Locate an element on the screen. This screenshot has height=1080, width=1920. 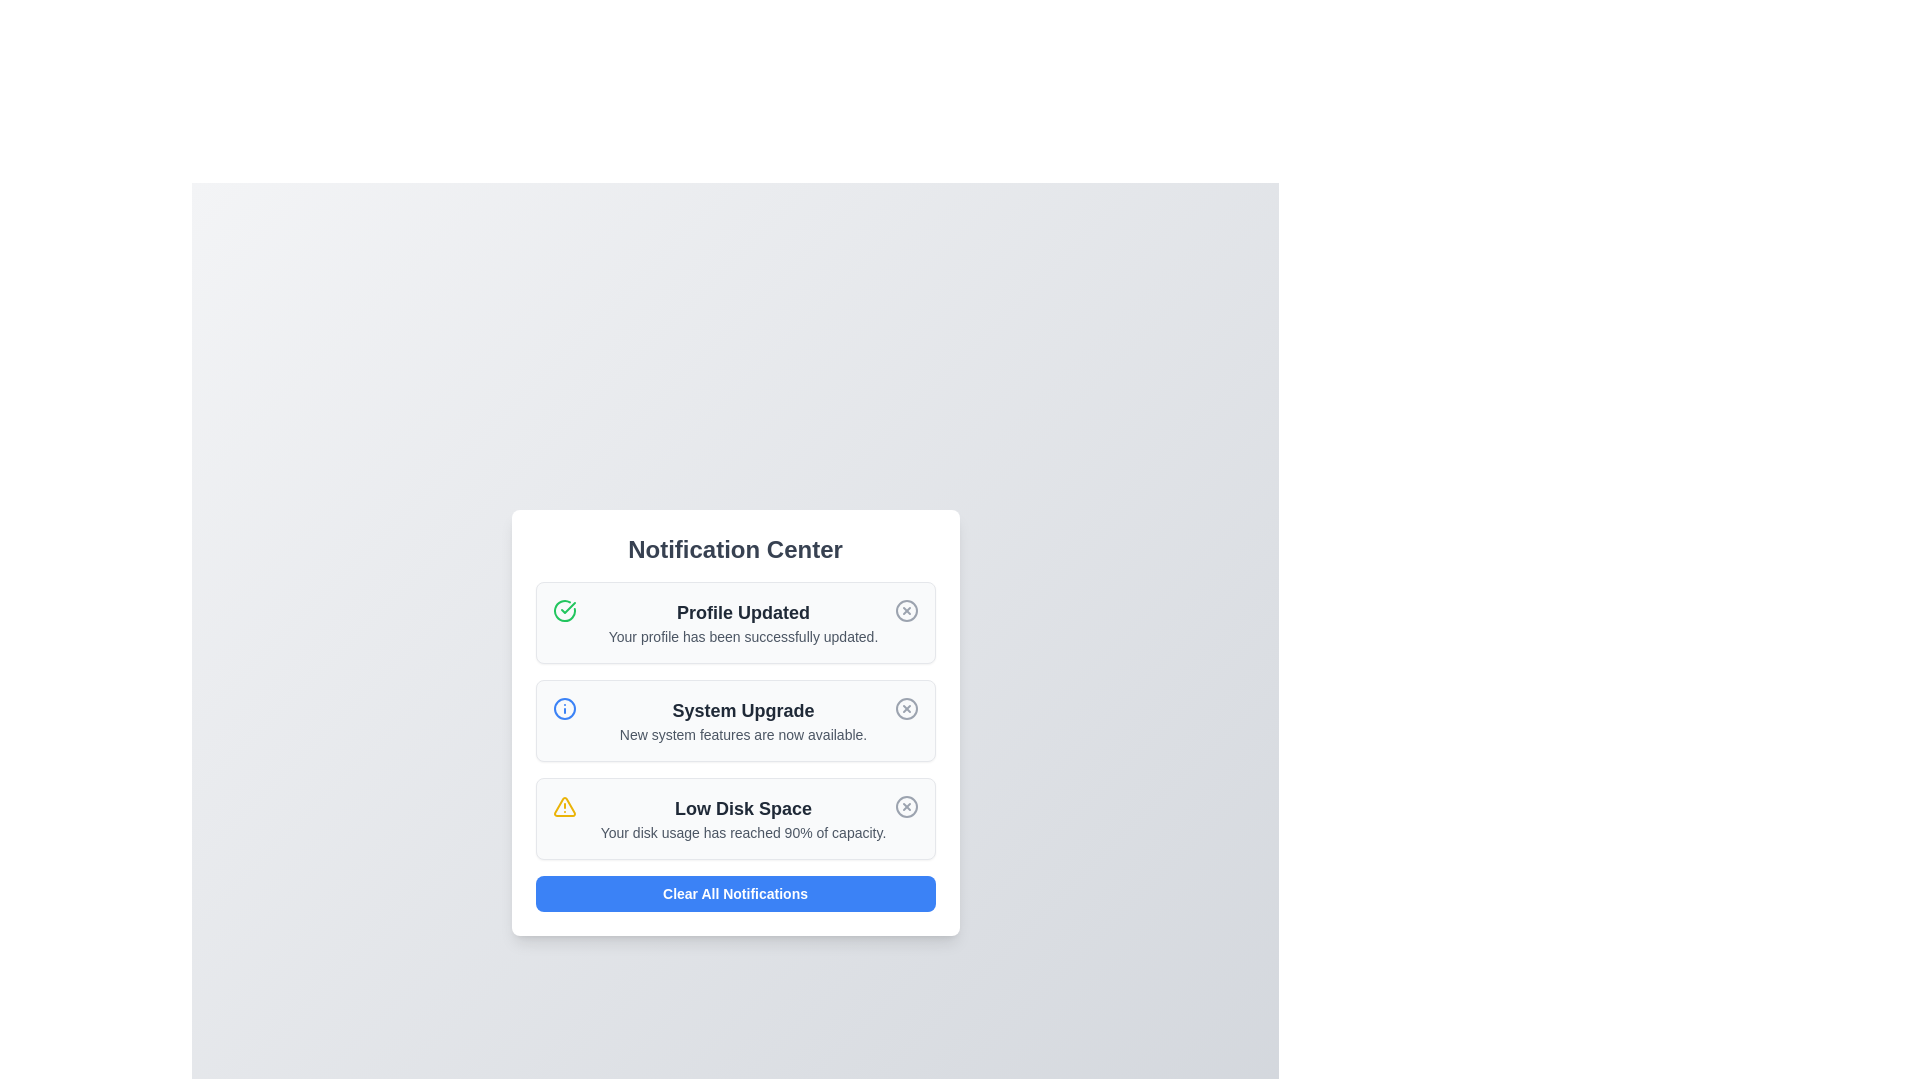
the circular close icon inside the 'Low Disk Space' notification alert is located at coordinates (905, 805).